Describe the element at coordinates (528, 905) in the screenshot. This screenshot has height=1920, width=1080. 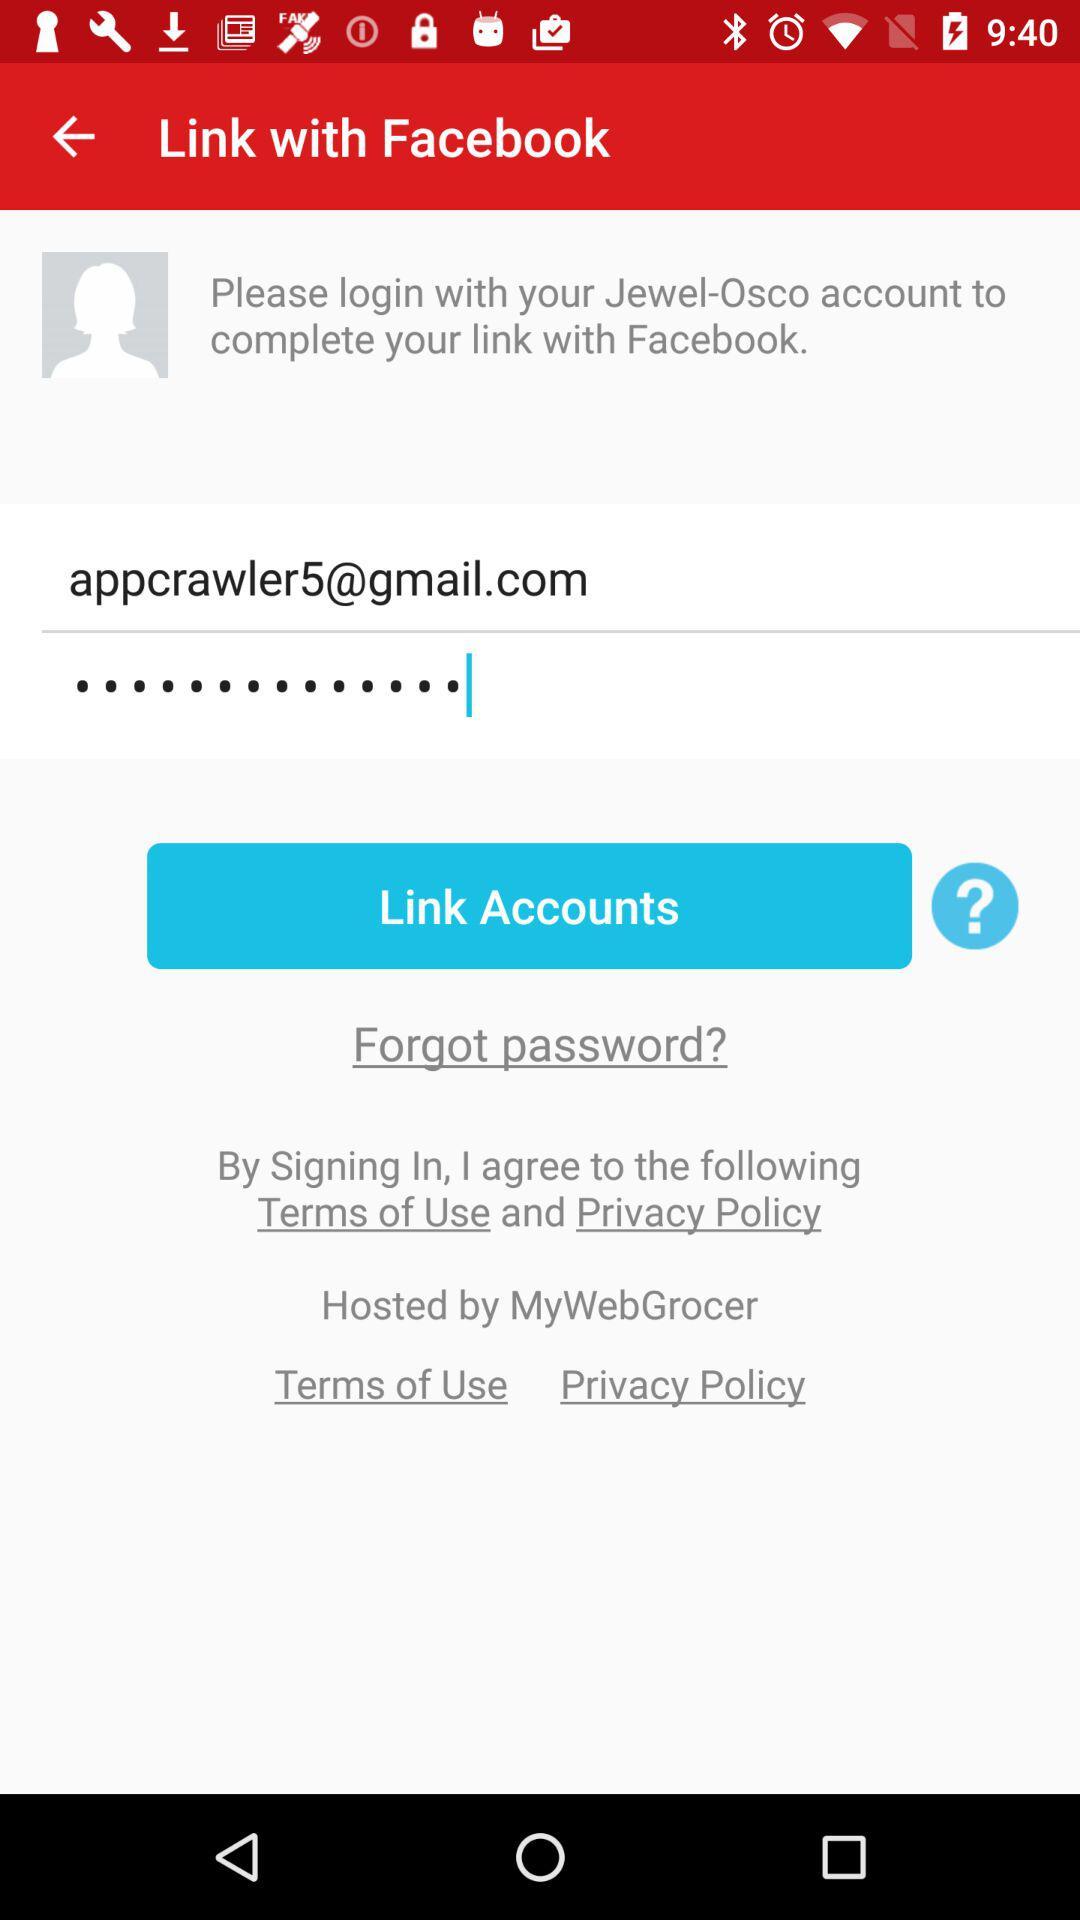
I see `item above forgot password? item` at that location.